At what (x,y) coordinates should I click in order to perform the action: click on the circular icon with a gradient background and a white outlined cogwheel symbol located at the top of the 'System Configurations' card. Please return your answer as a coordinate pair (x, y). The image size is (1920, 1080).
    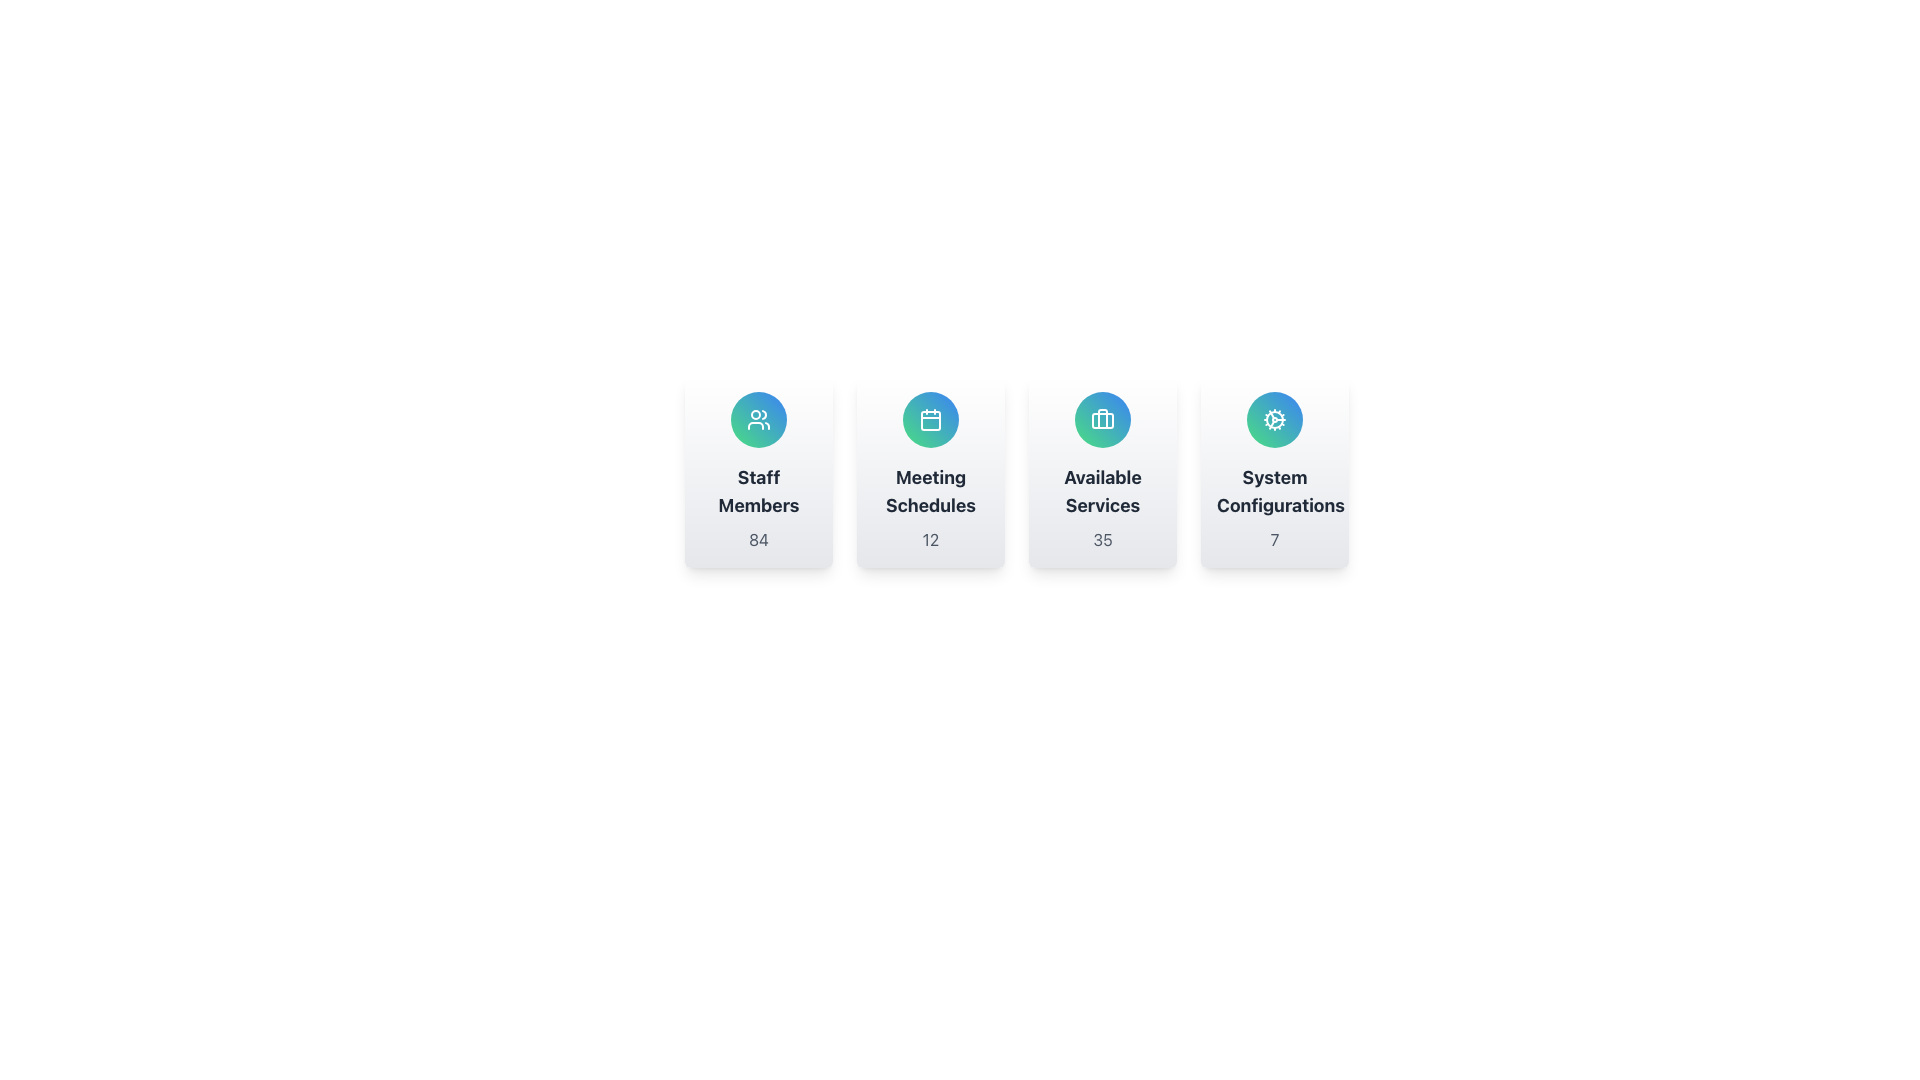
    Looking at the image, I should click on (1274, 419).